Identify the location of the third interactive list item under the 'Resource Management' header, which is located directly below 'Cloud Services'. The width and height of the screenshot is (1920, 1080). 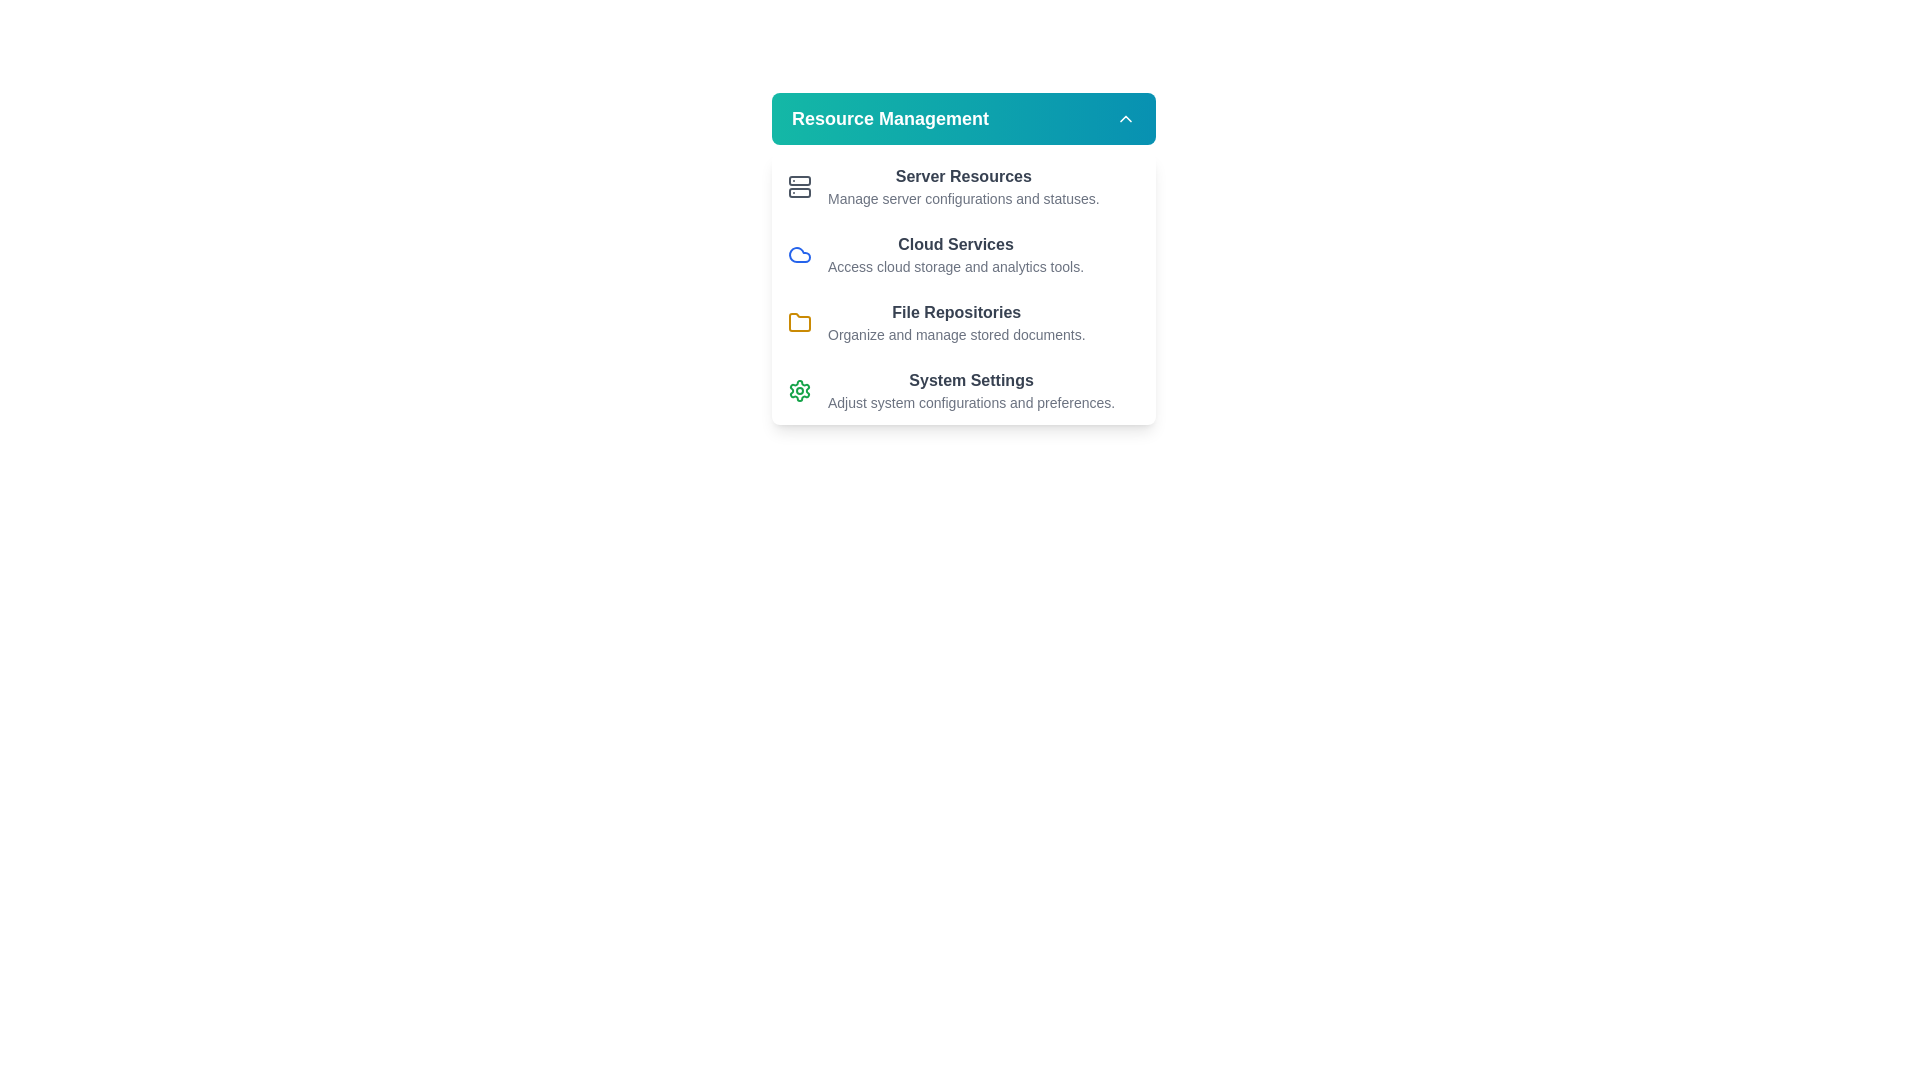
(964, 322).